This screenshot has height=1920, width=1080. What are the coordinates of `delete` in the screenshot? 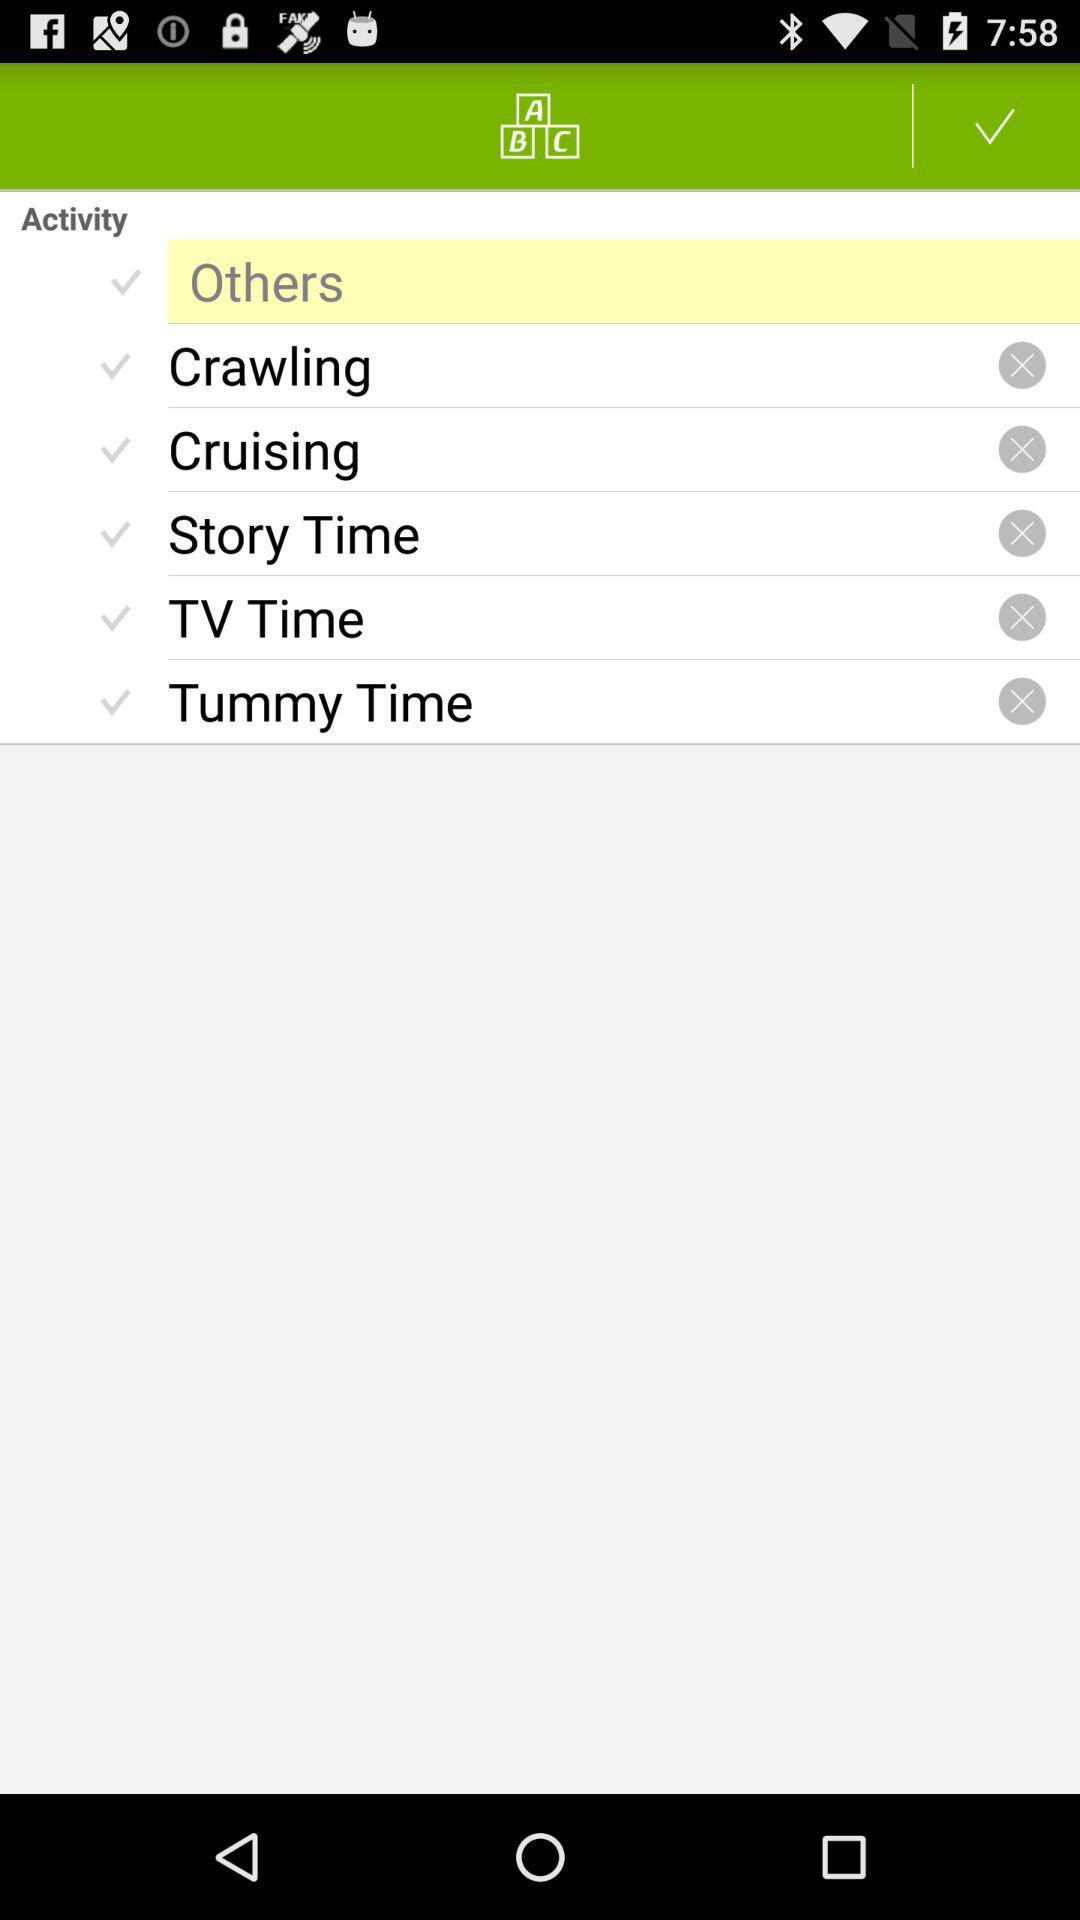 It's located at (1022, 701).